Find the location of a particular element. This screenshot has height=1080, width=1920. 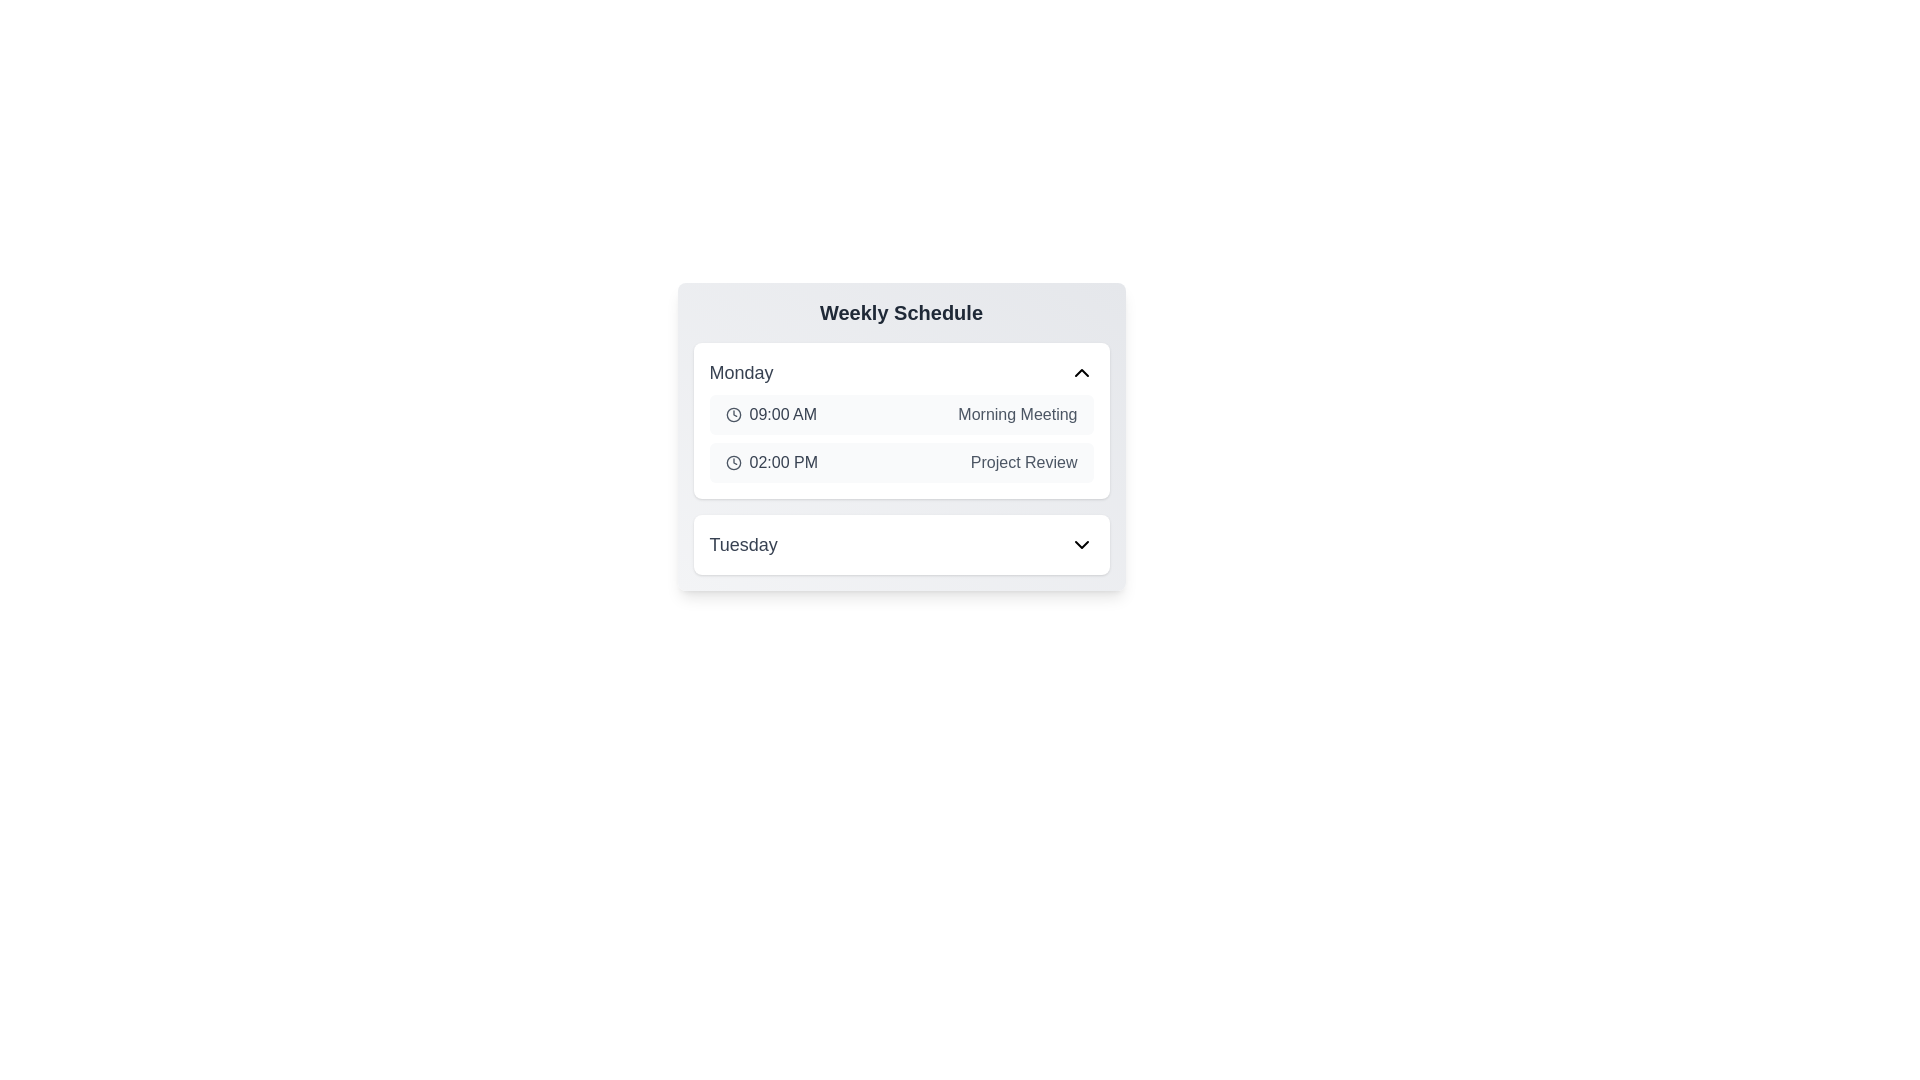

the small circular clock icon with a gray outline, positioned to the left of the text '02:00 PM' in the 'Weekly Schedule' panel under the 'Monday' section is located at coordinates (732, 462).